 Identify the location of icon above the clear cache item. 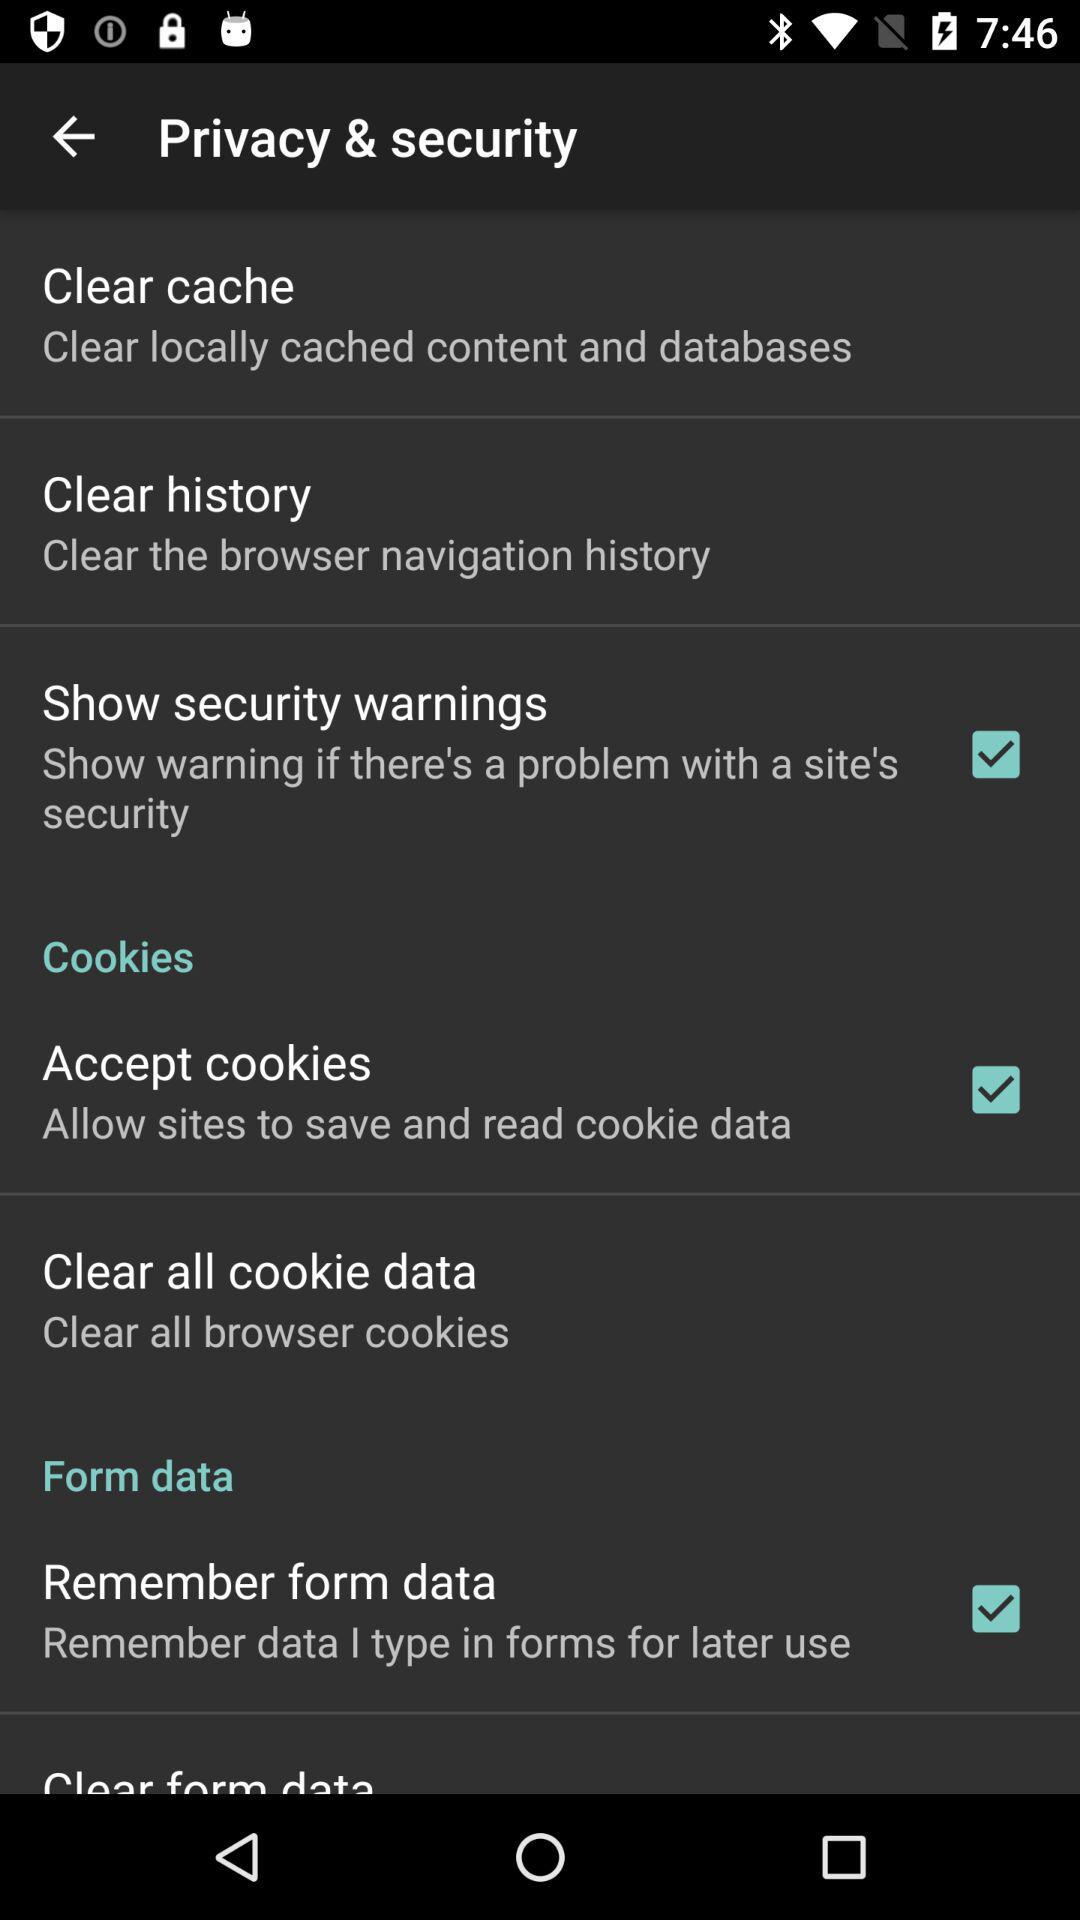
(72, 135).